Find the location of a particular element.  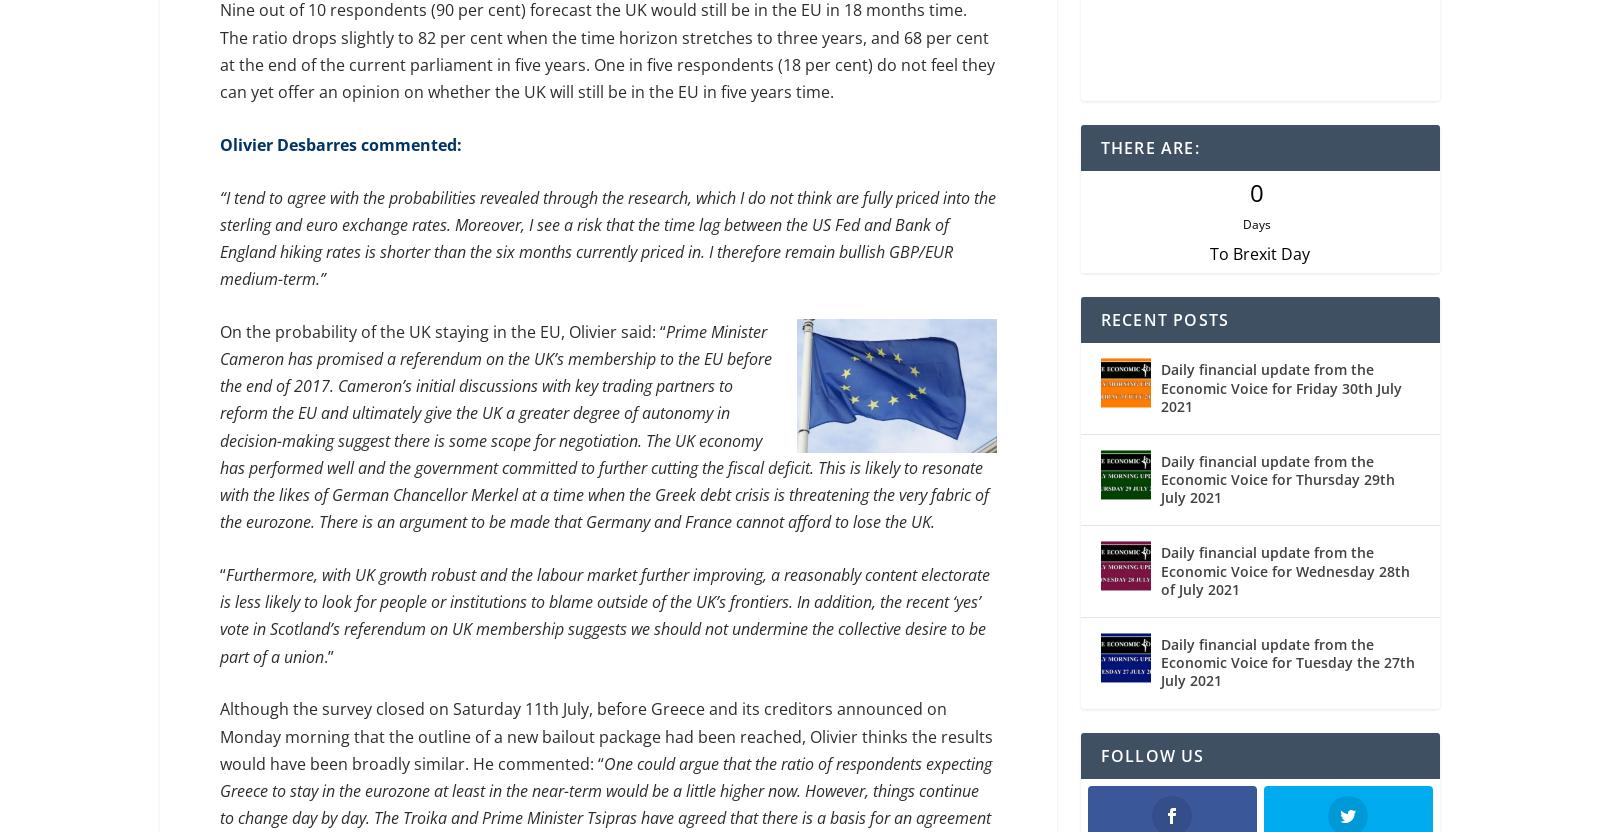

'Olivier Desbarres commented:' is located at coordinates (340, 147).